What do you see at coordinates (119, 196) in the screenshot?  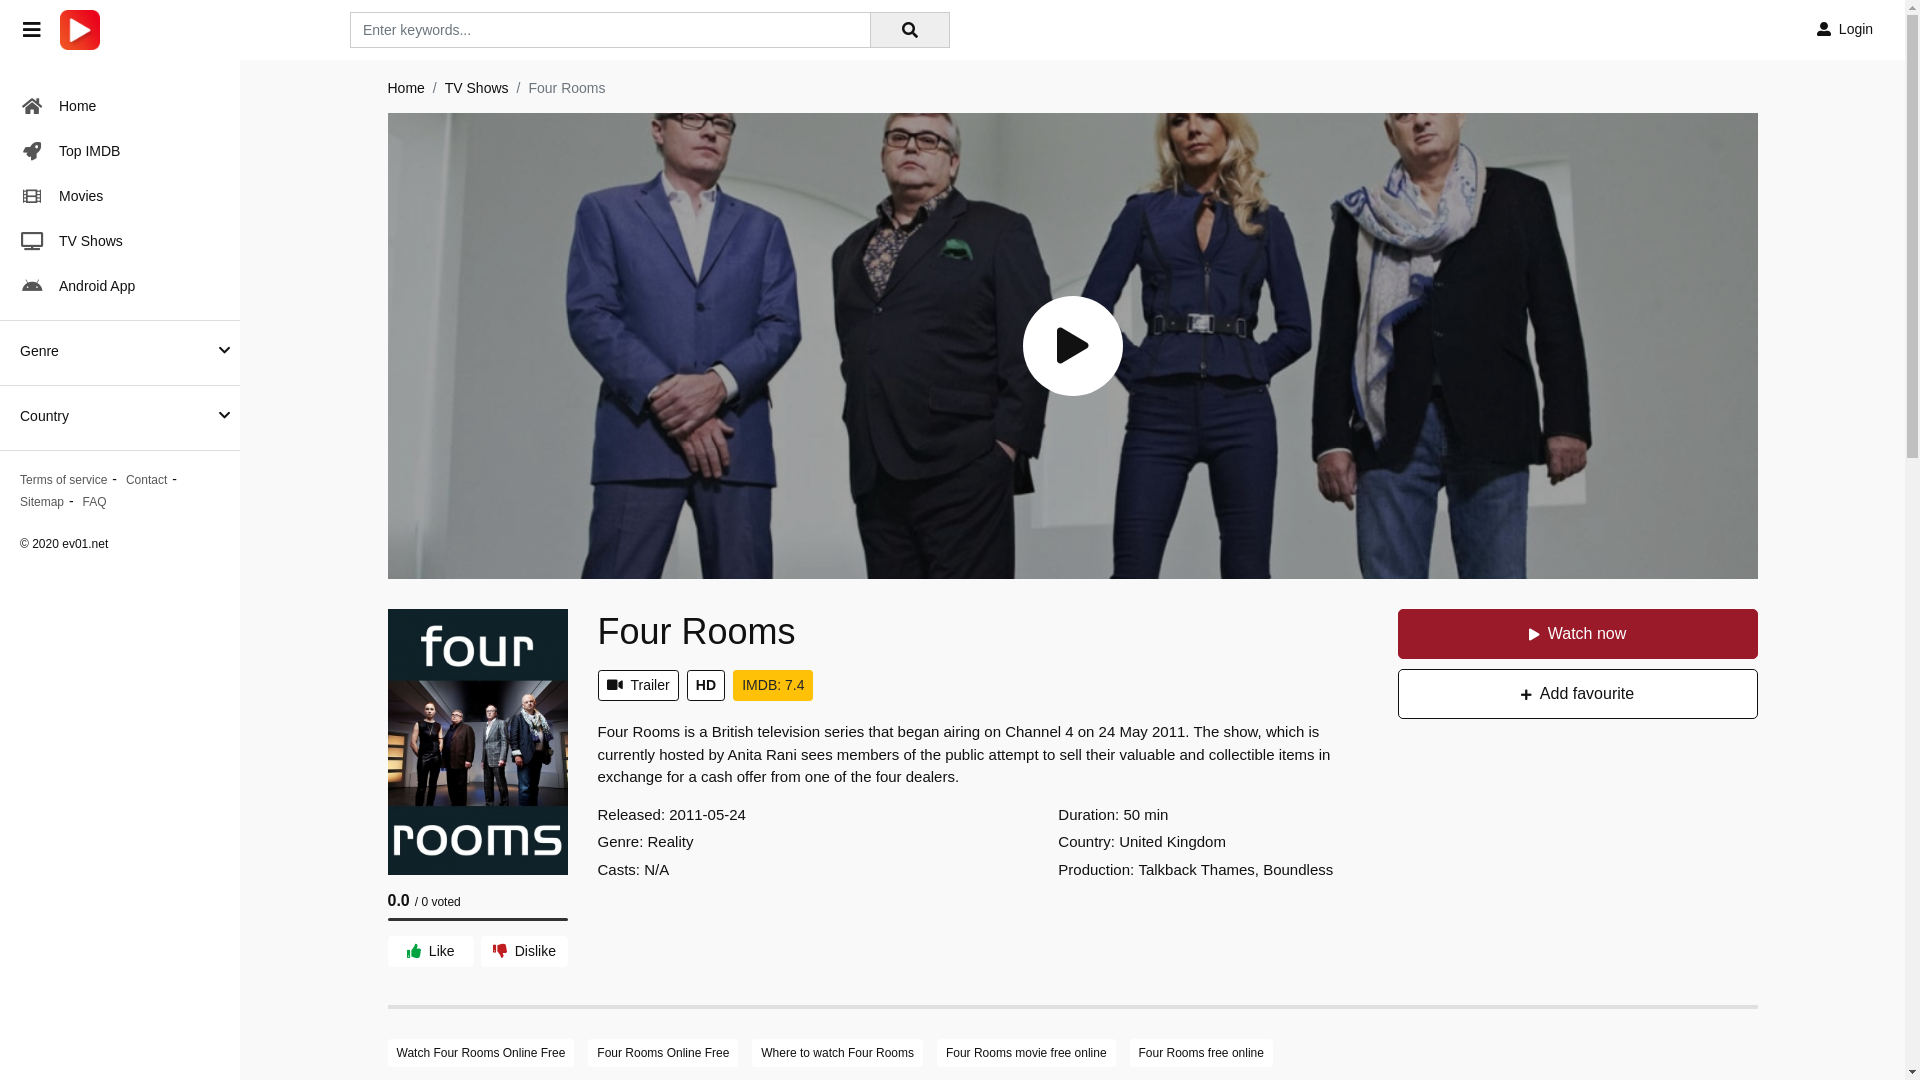 I see `'Movies'` at bounding box center [119, 196].